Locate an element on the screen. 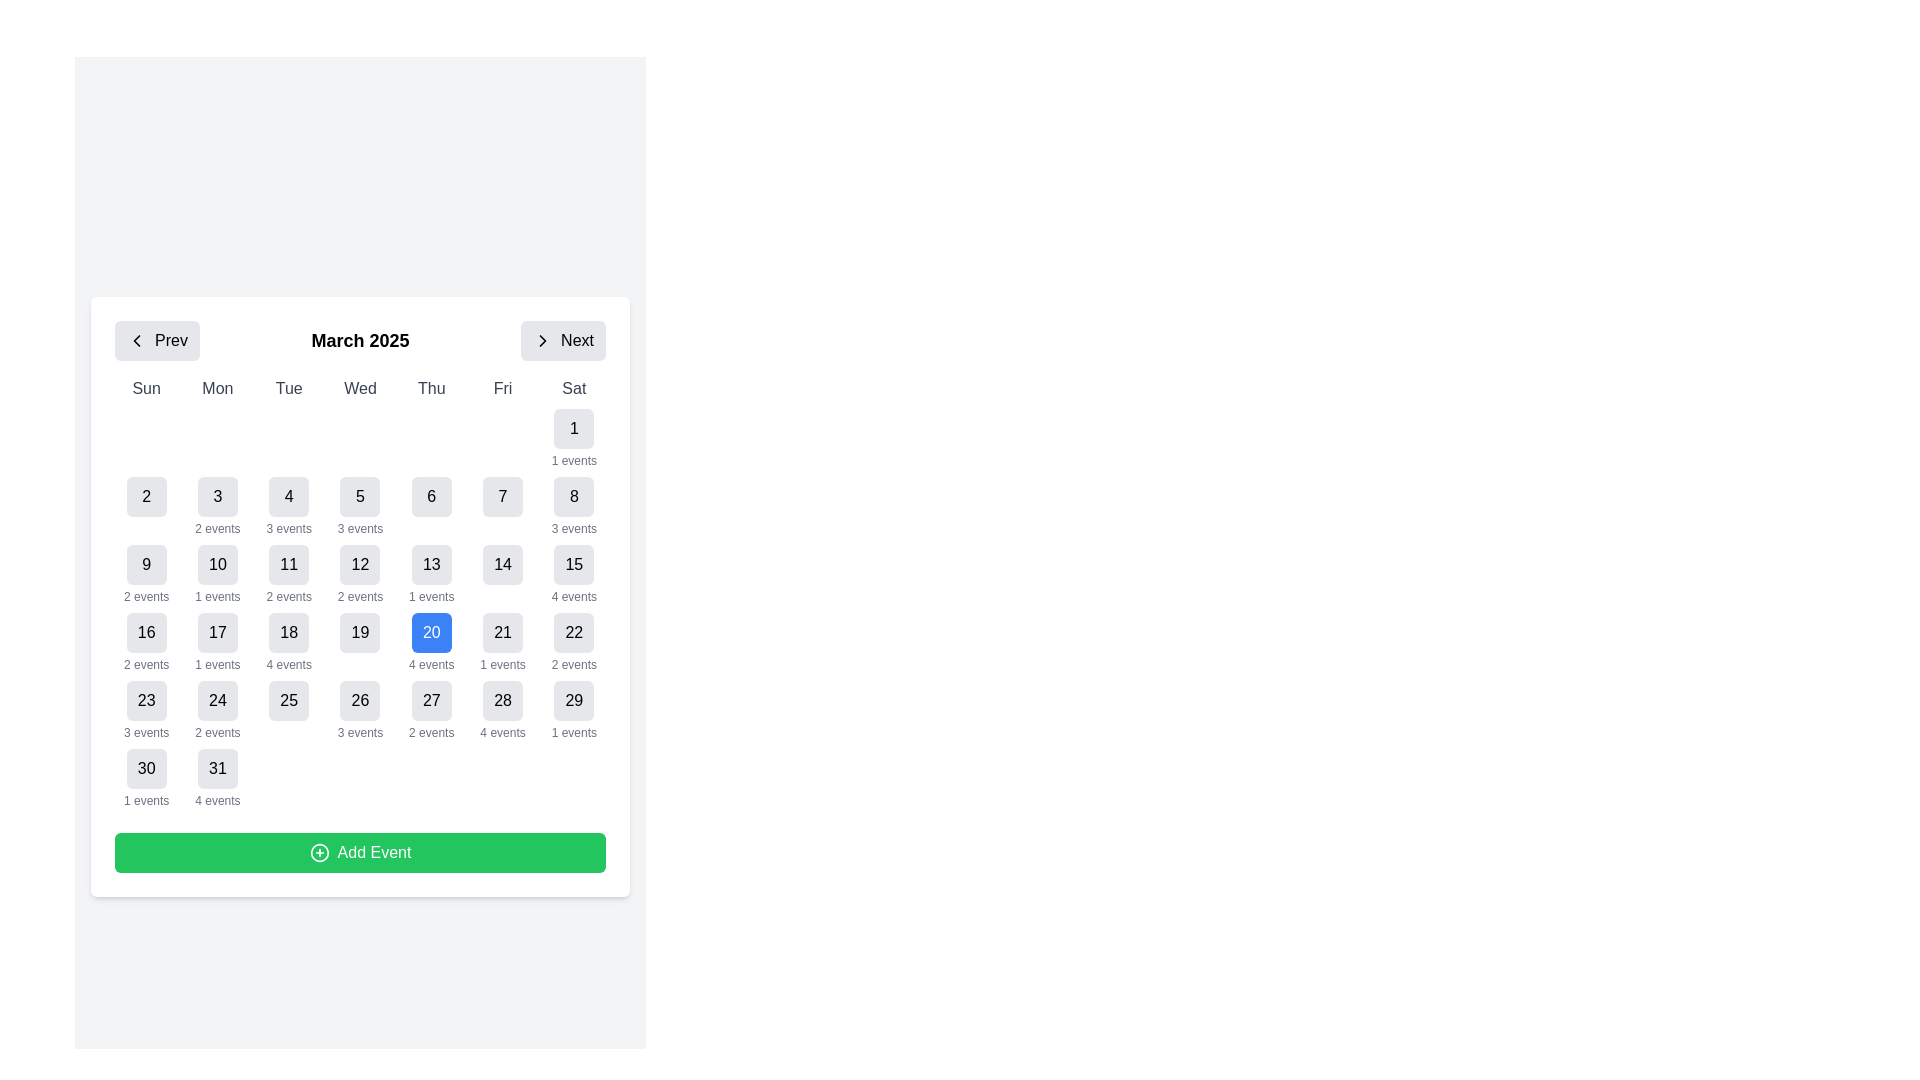  the 'Next' button with black text on a light gray background to observe the hover effect is located at coordinates (576, 339).